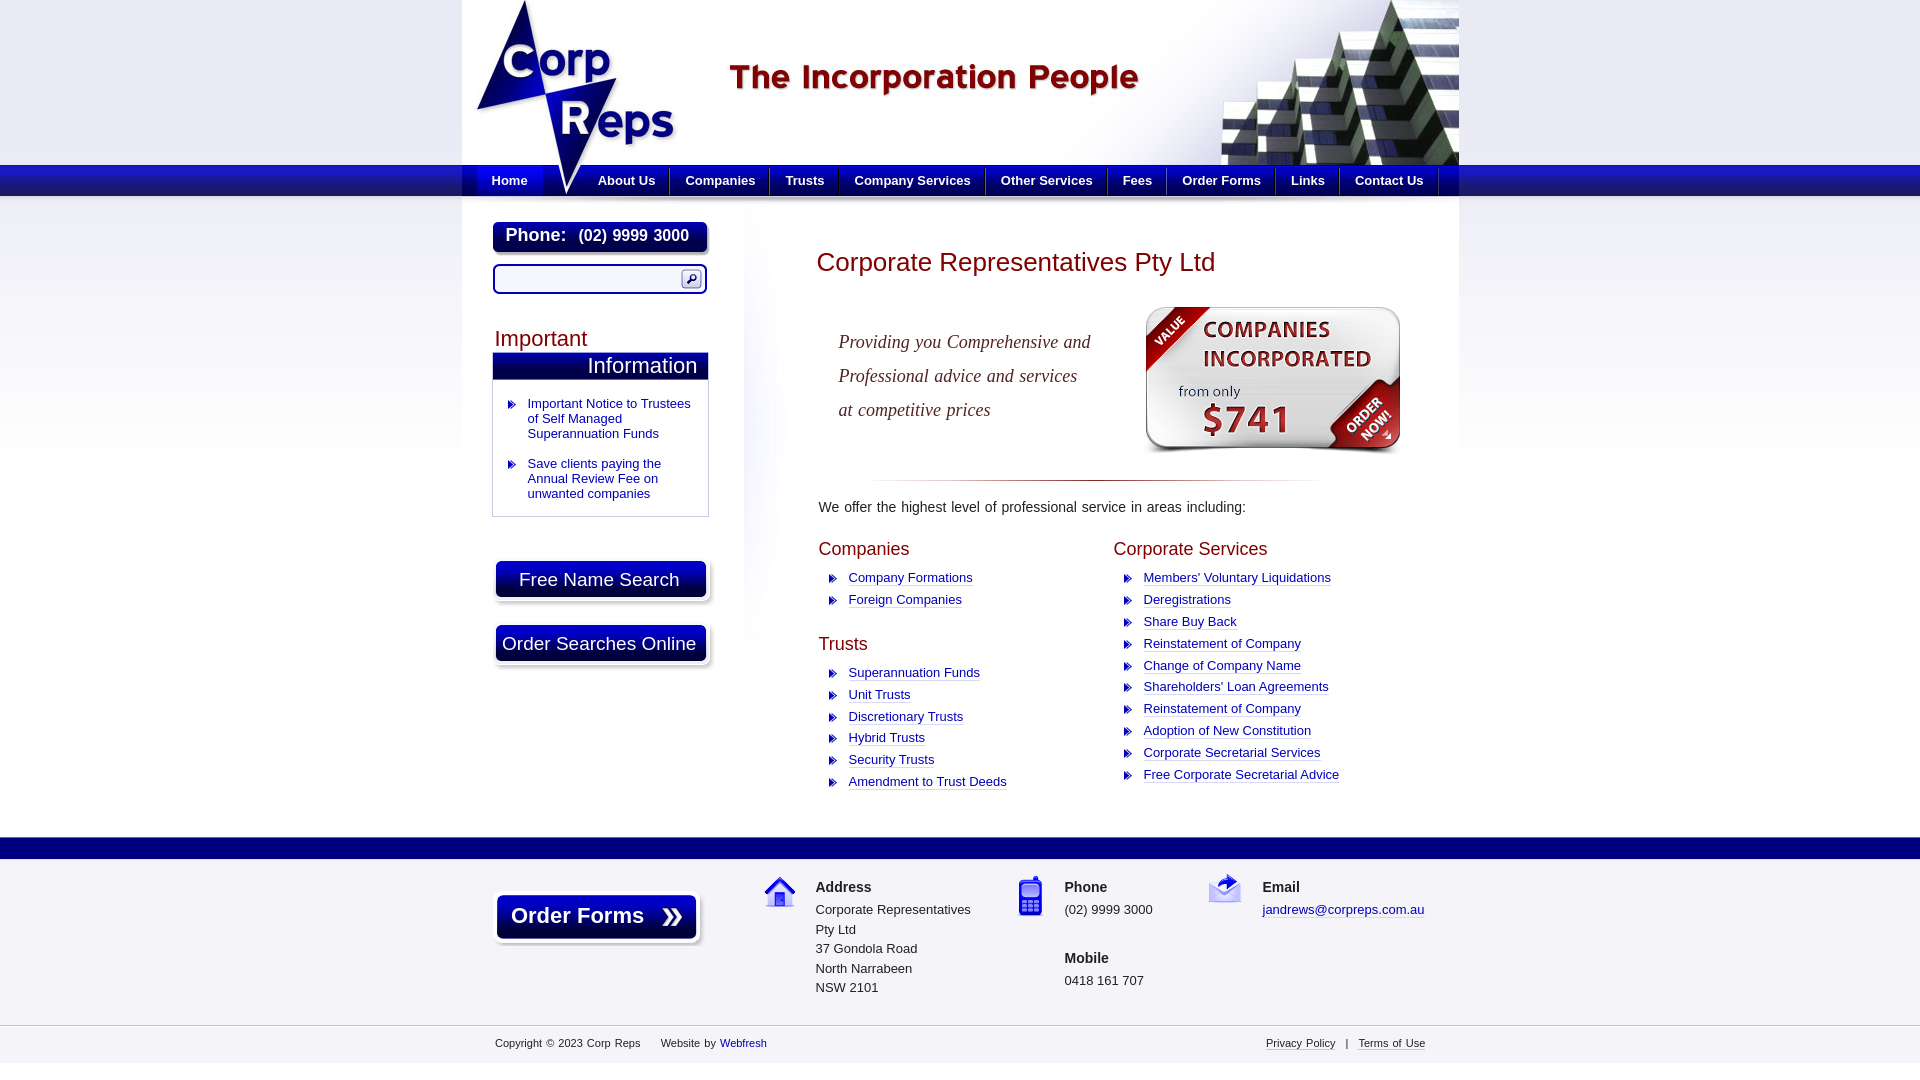 The image size is (1920, 1080). Describe the element at coordinates (508, 180) in the screenshot. I see `'Home'` at that location.